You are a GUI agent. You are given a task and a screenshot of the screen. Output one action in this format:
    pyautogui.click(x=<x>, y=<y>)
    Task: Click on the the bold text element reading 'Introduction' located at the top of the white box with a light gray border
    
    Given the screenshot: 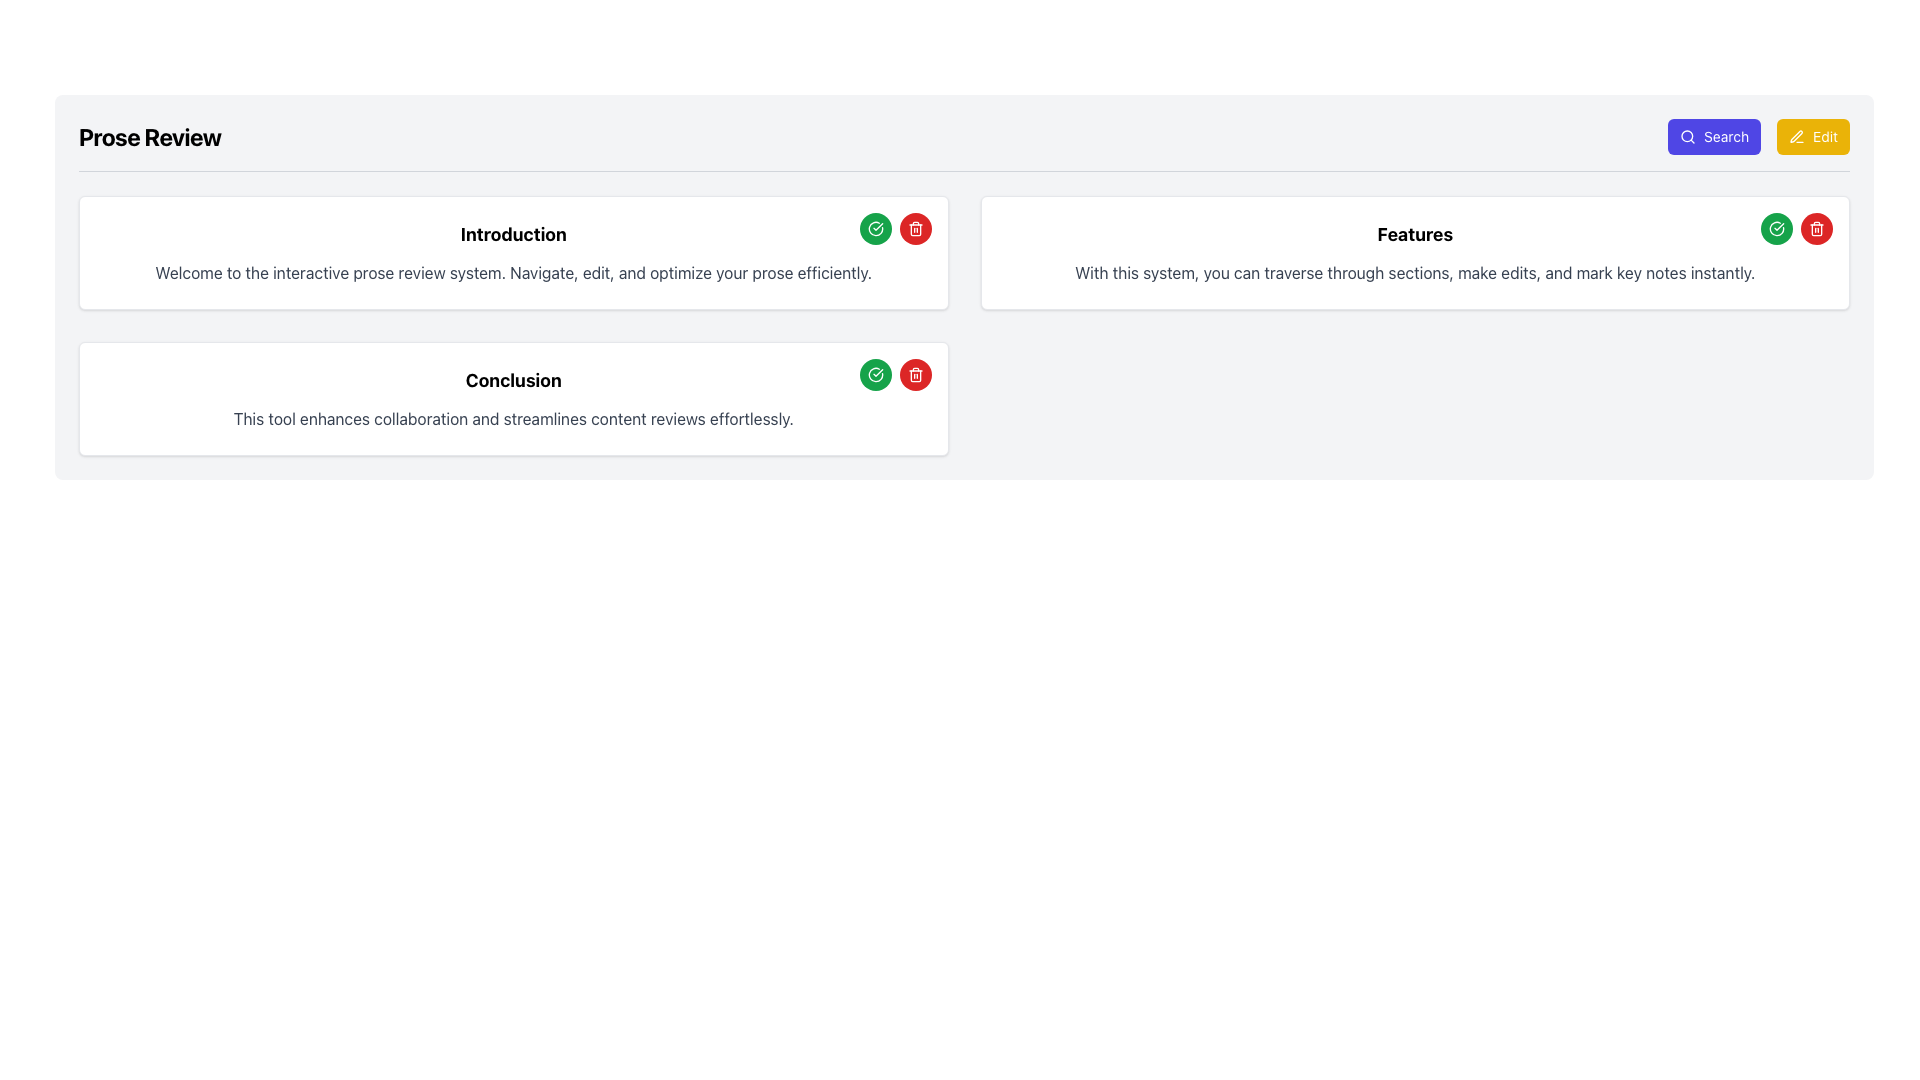 What is the action you would take?
    pyautogui.click(x=513, y=234)
    